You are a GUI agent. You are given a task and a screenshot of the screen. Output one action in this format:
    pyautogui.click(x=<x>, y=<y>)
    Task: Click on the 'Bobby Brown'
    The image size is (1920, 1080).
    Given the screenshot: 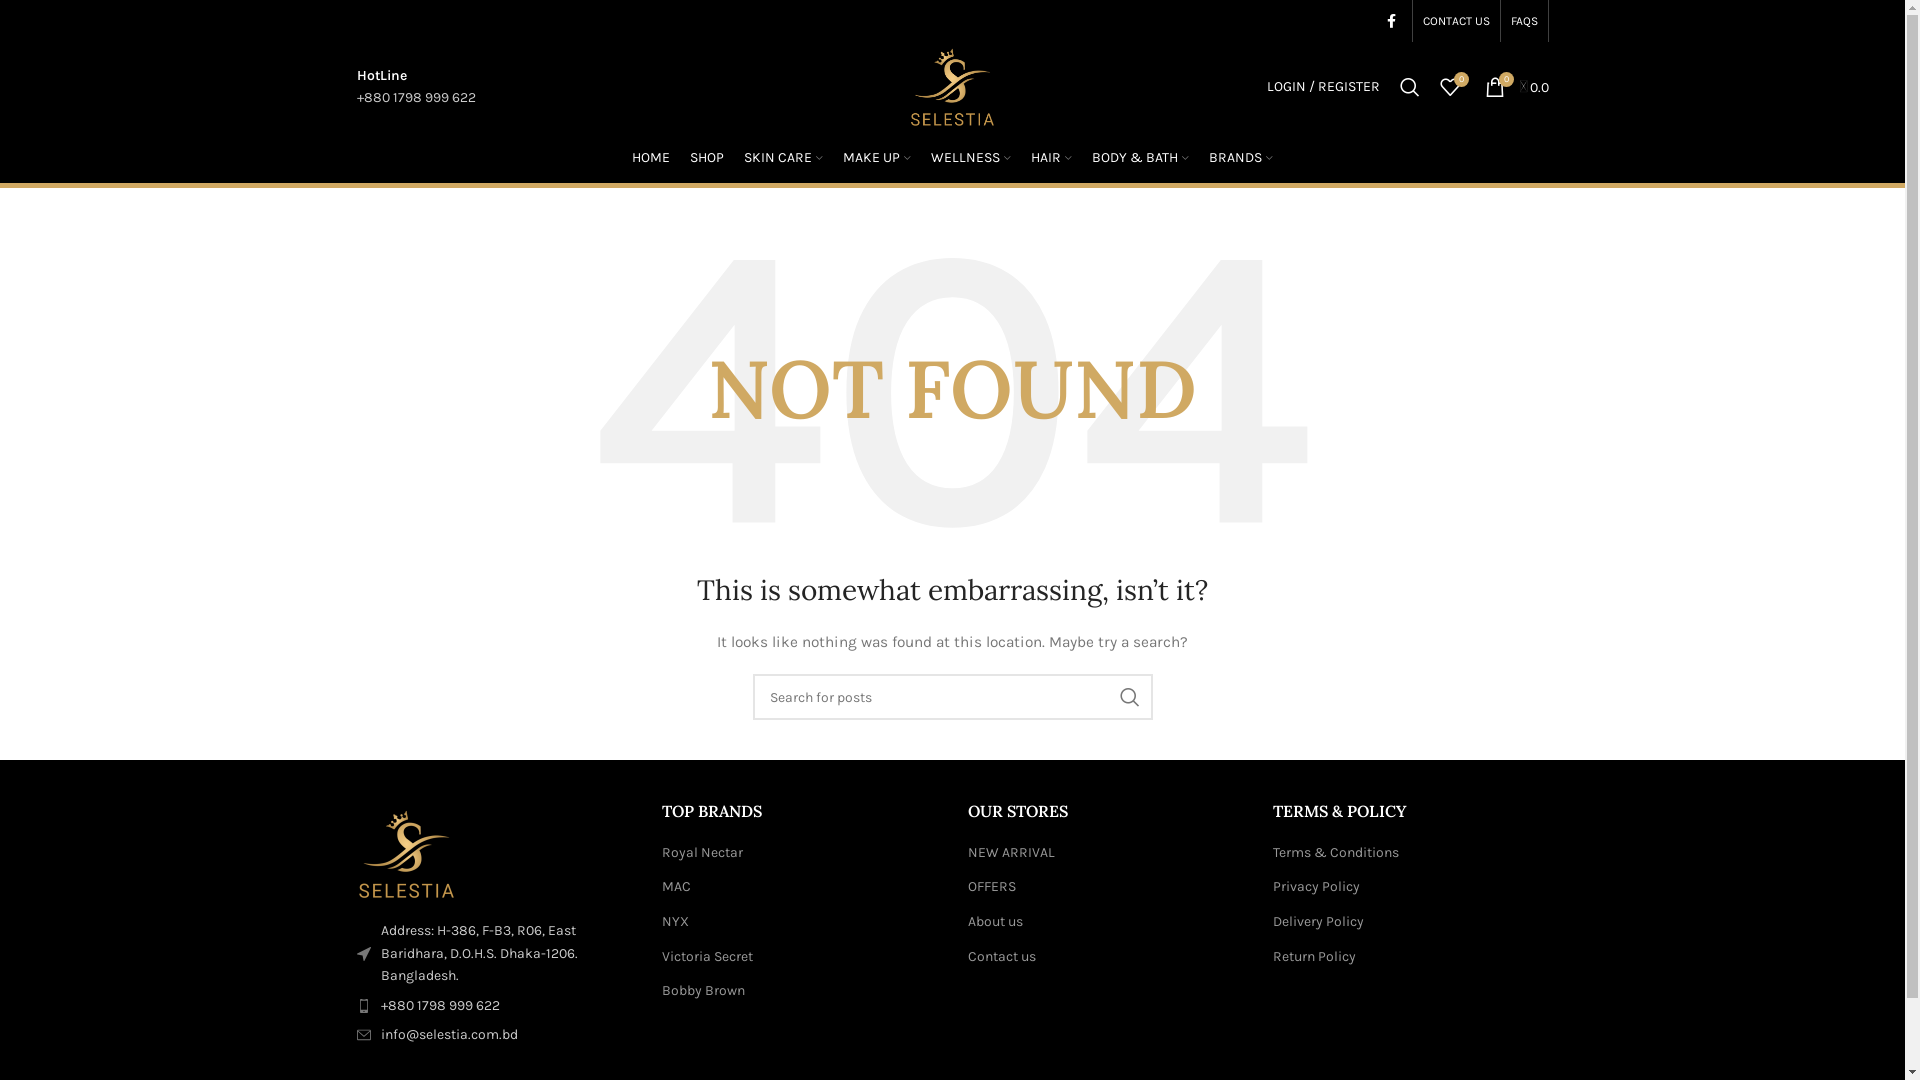 What is the action you would take?
    pyautogui.click(x=704, y=991)
    